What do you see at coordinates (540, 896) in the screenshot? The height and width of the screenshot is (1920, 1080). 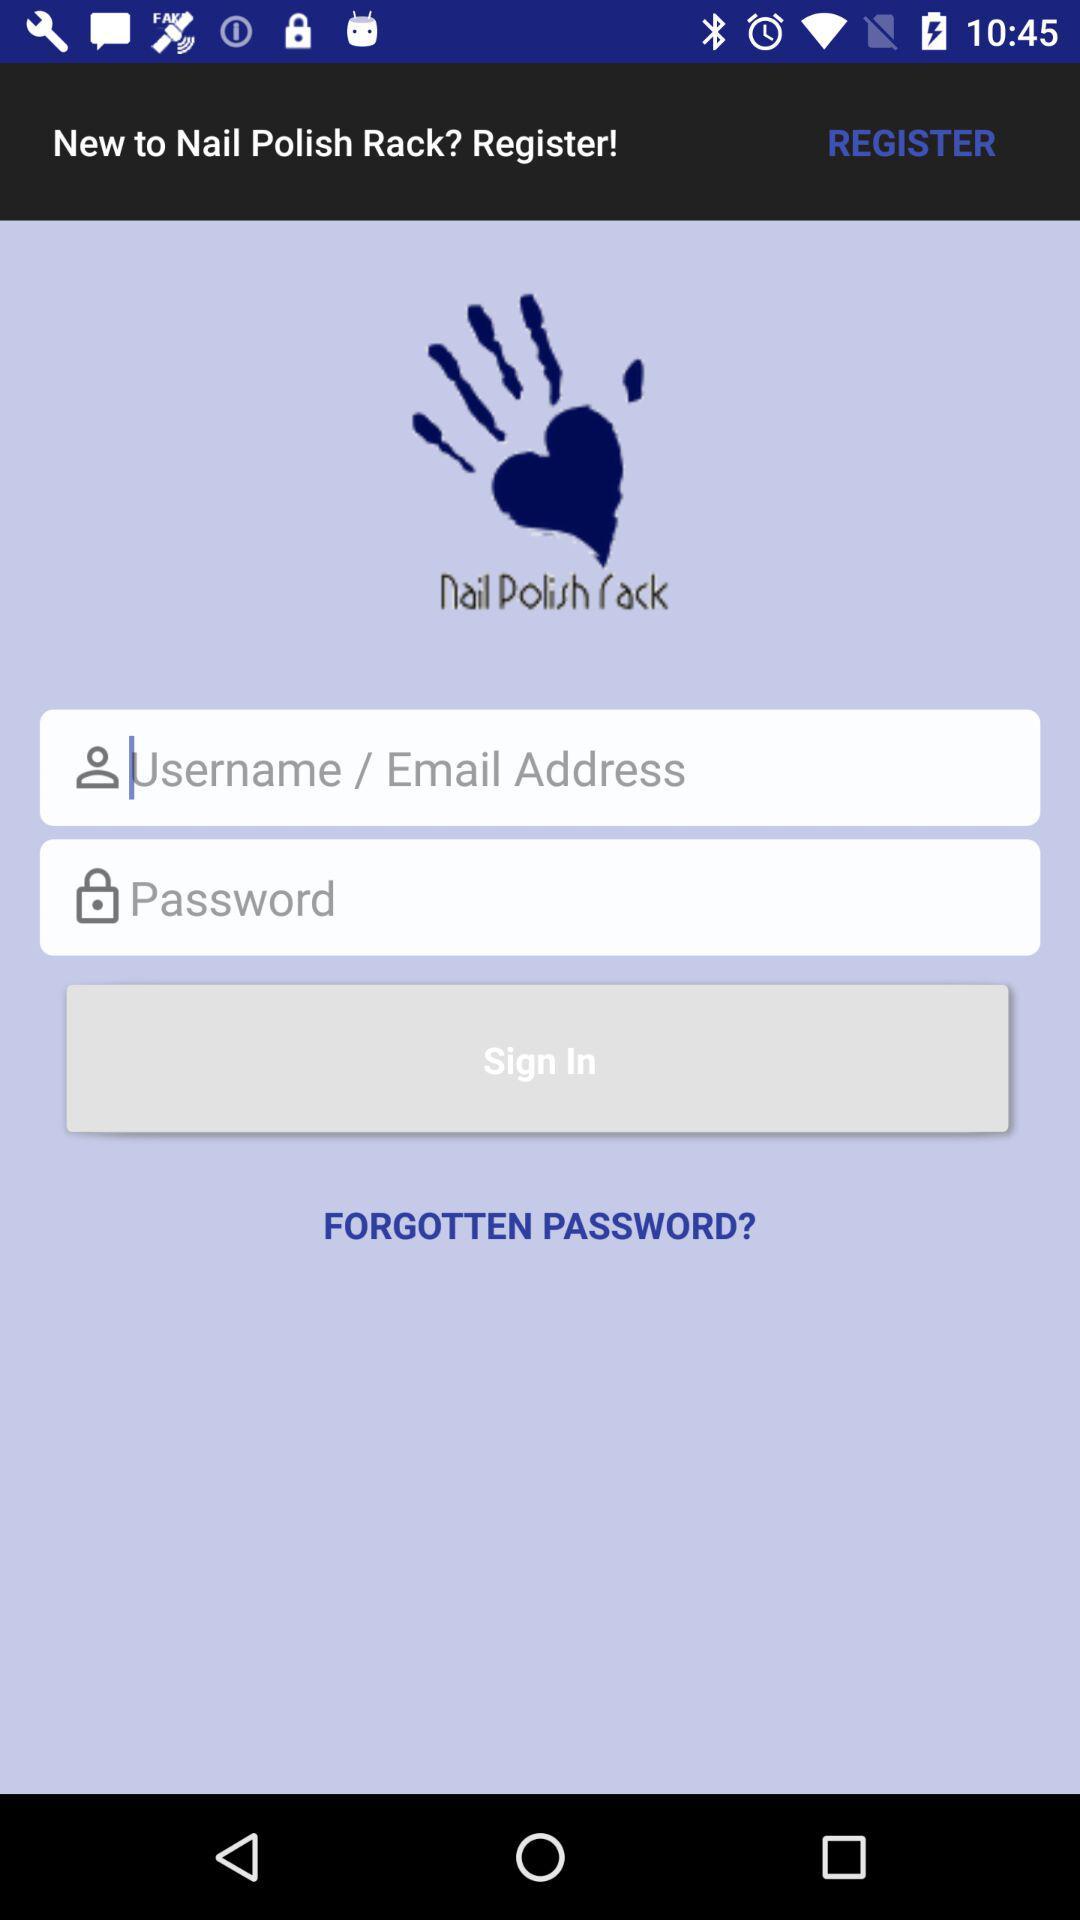 I see `password field` at bounding box center [540, 896].